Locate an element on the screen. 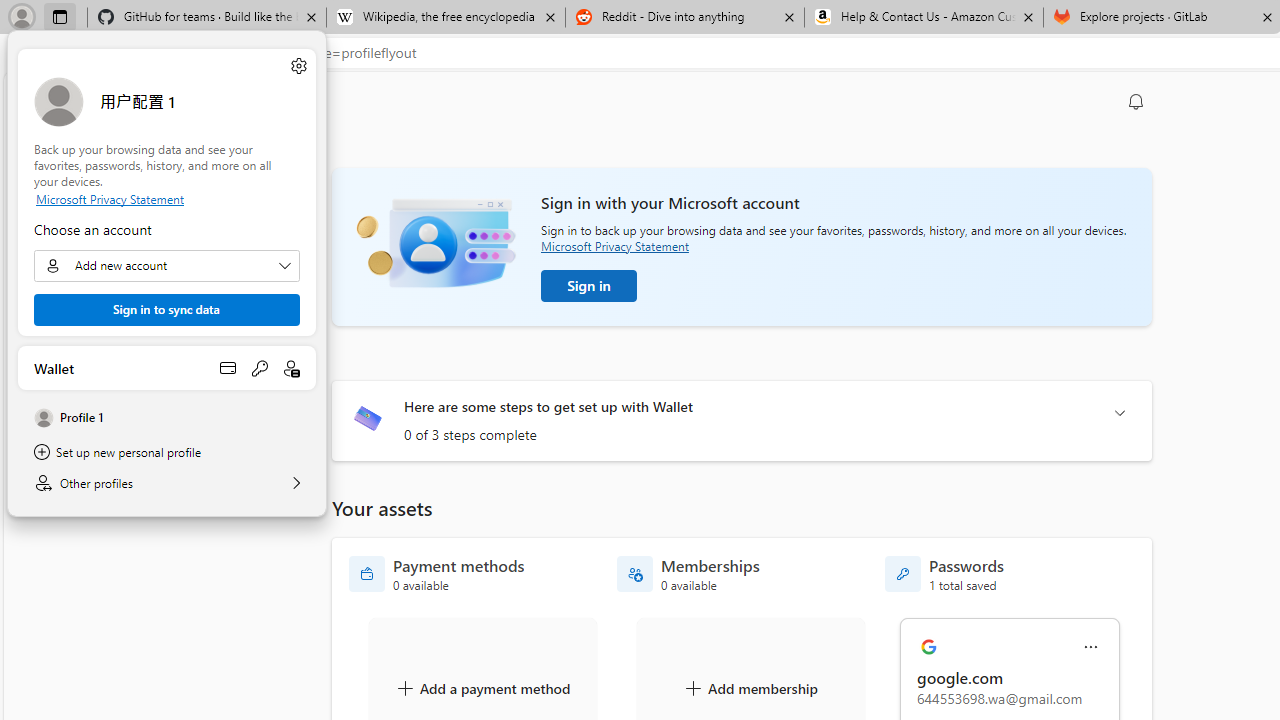 The image size is (1280, 720). 'Wallet' is located at coordinates (167, 368).